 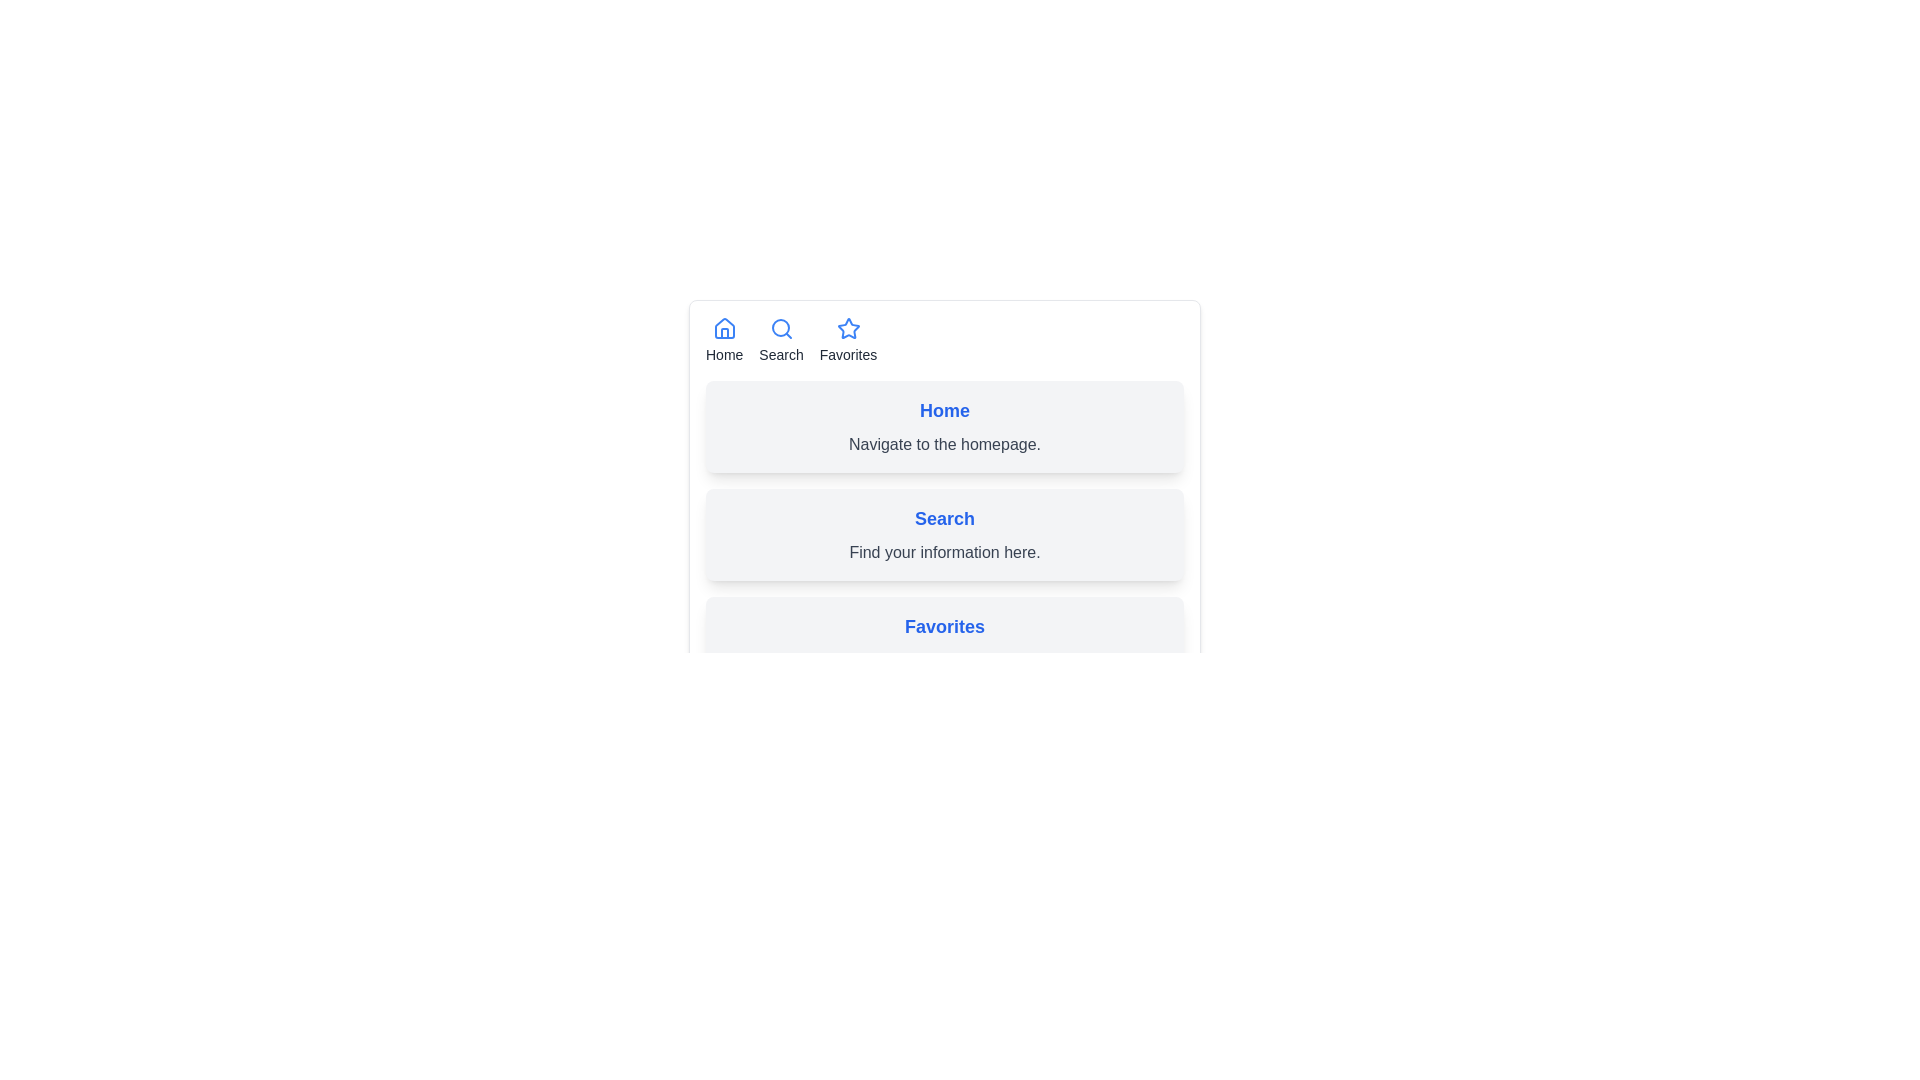 What do you see at coordinates (944, 643) in the screenshot?
I see `the informational card that hints at quickly accessing starred items, located at the bottom of the vertical list of three similar elements` at bounding box center [944, 643].